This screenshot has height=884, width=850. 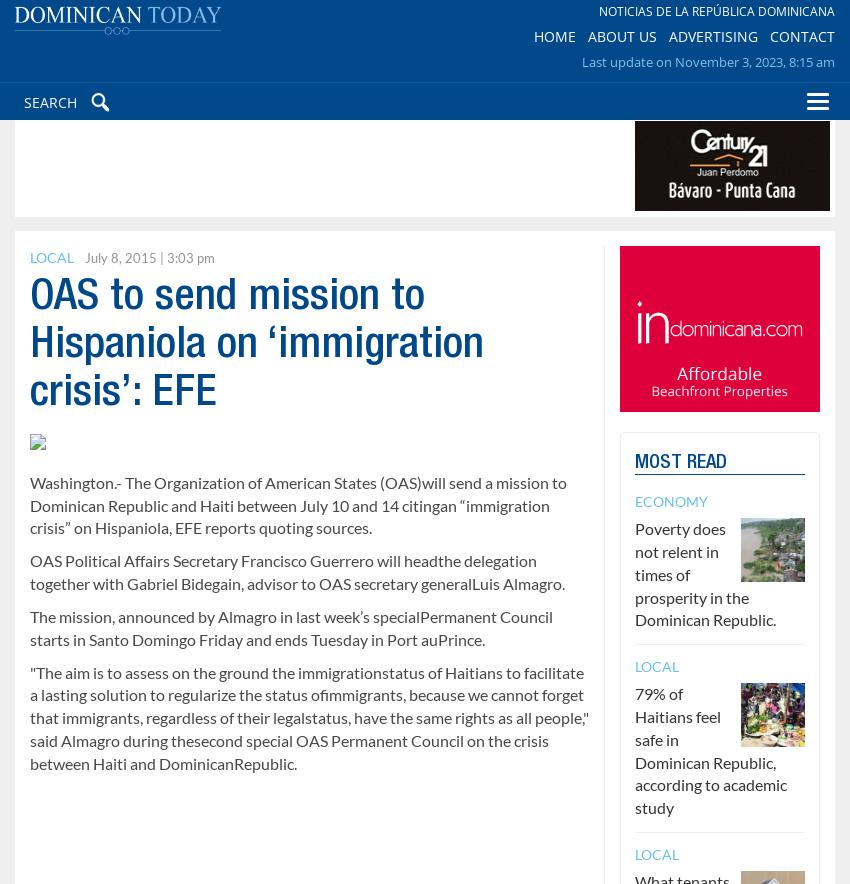 I want to click on 'OAS Political Affairs Secretary Francisco Guerrero will headthe delegation together with Gabriel Bidegain, advisor to OAS secretary generalLuis Almagro.', so click(x=296, y=571).